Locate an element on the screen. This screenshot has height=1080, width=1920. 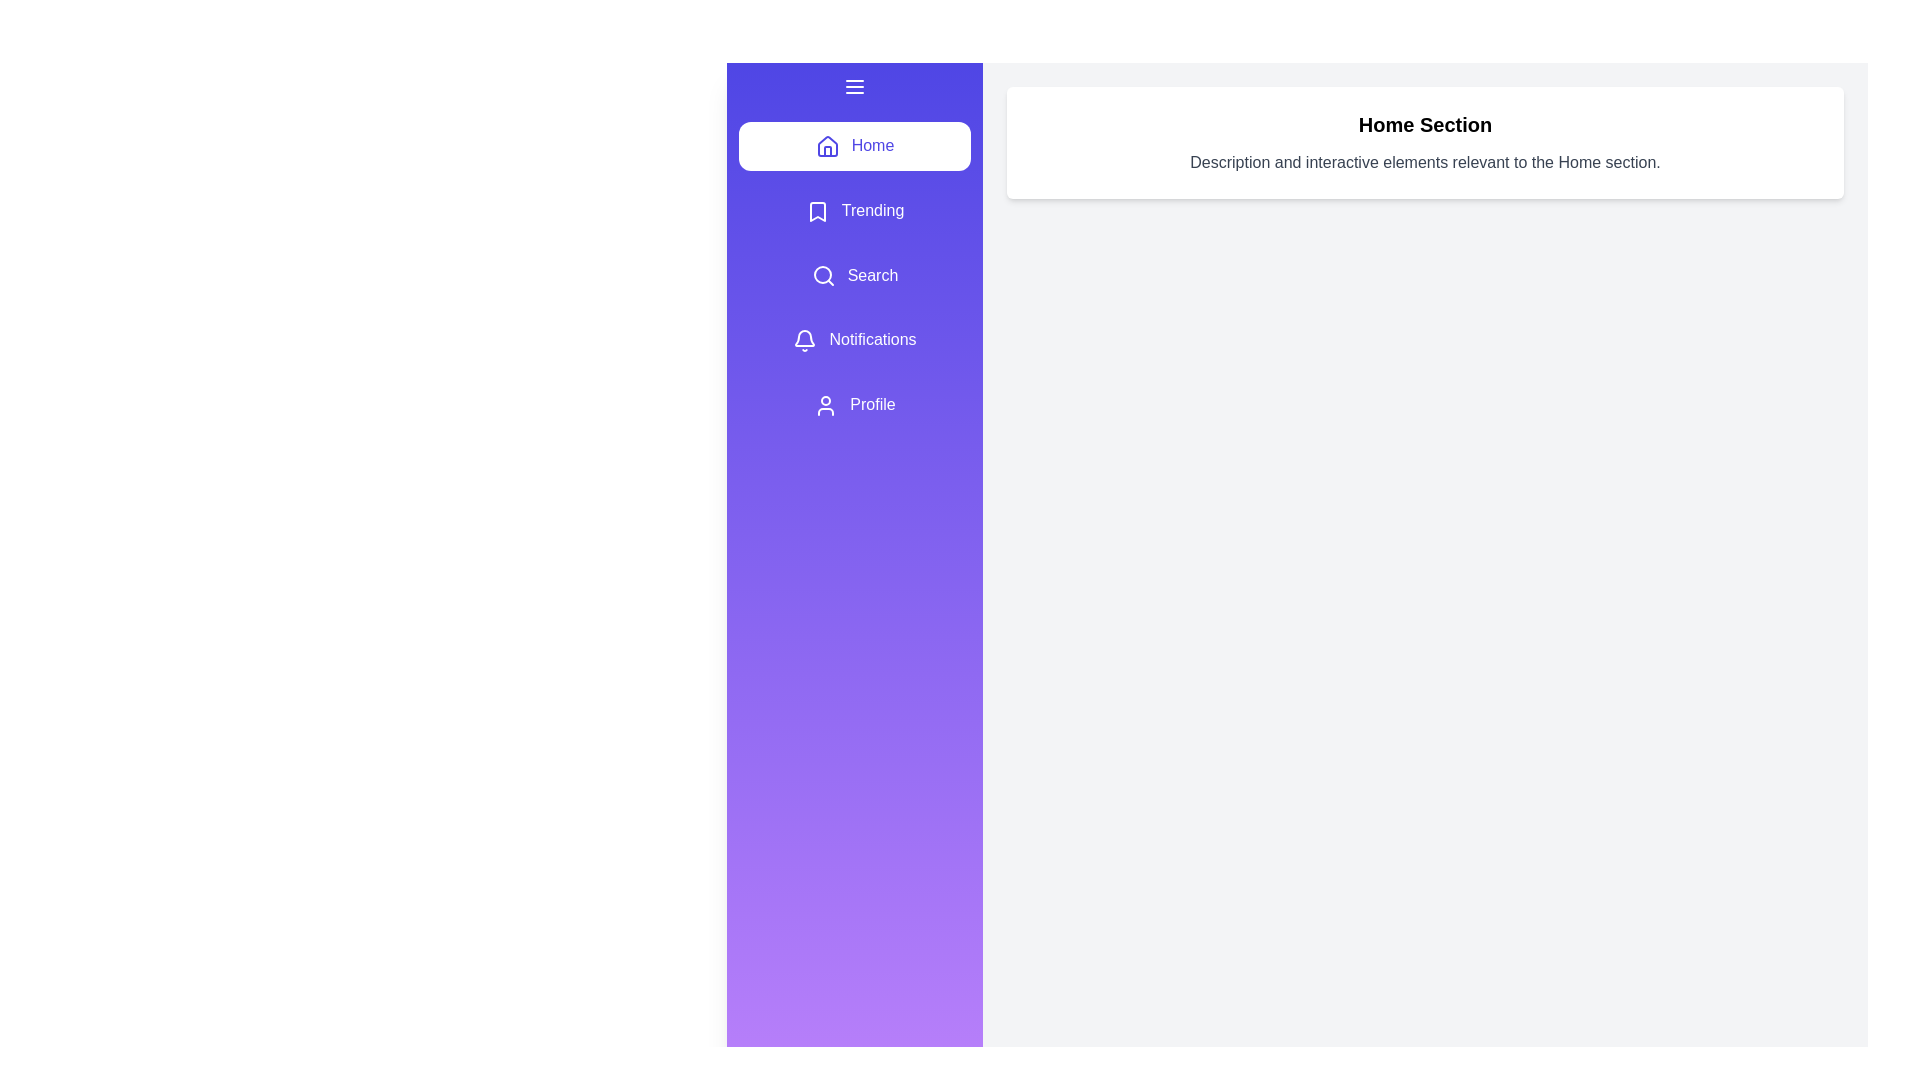
the navigation option labeled Notifications to observe the hover effect is located at coordinates (854, 339).